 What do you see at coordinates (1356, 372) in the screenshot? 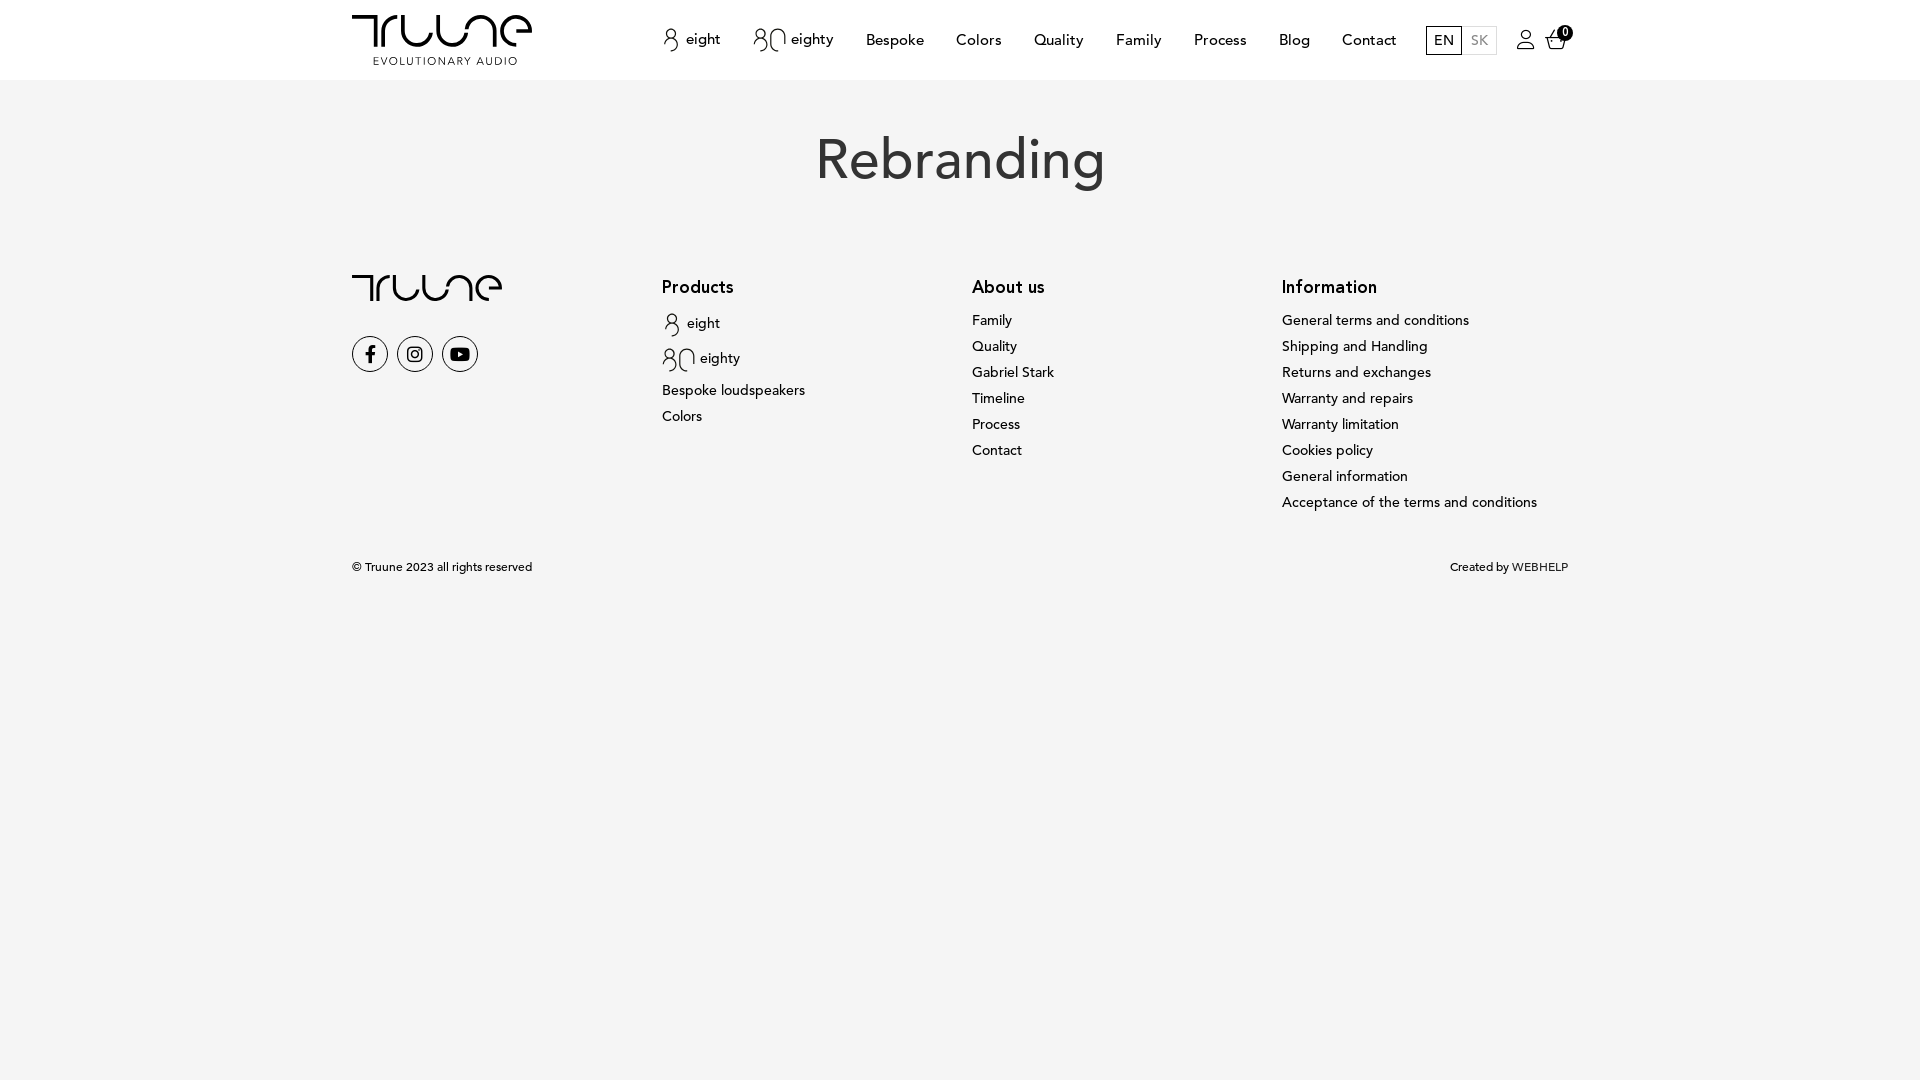
I see `'Returns and exchanges'` at bounding box center [1356, 372].